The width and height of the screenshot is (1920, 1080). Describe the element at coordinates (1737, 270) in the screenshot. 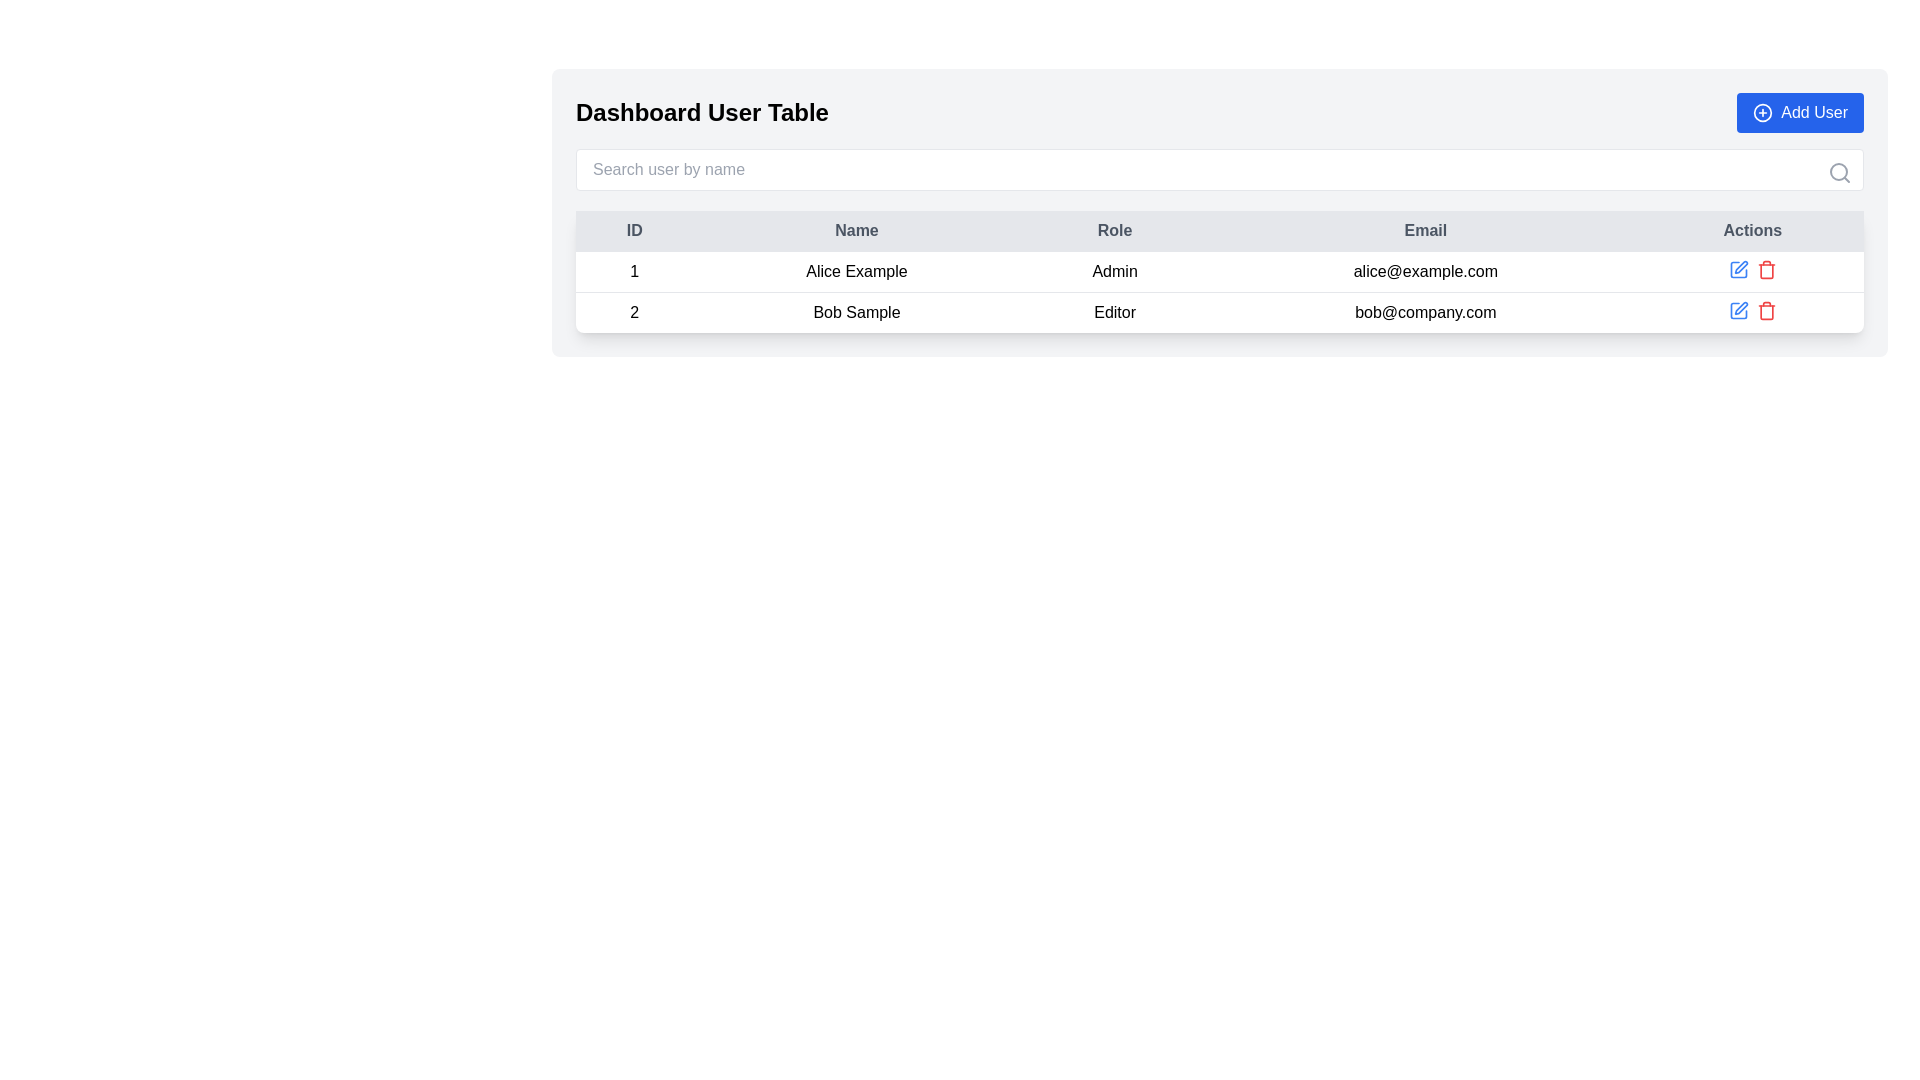

I see `the outline of a square with rounded corners that represents the edit action in the Actions column adjacent to 'Bob Sample'` at that location.